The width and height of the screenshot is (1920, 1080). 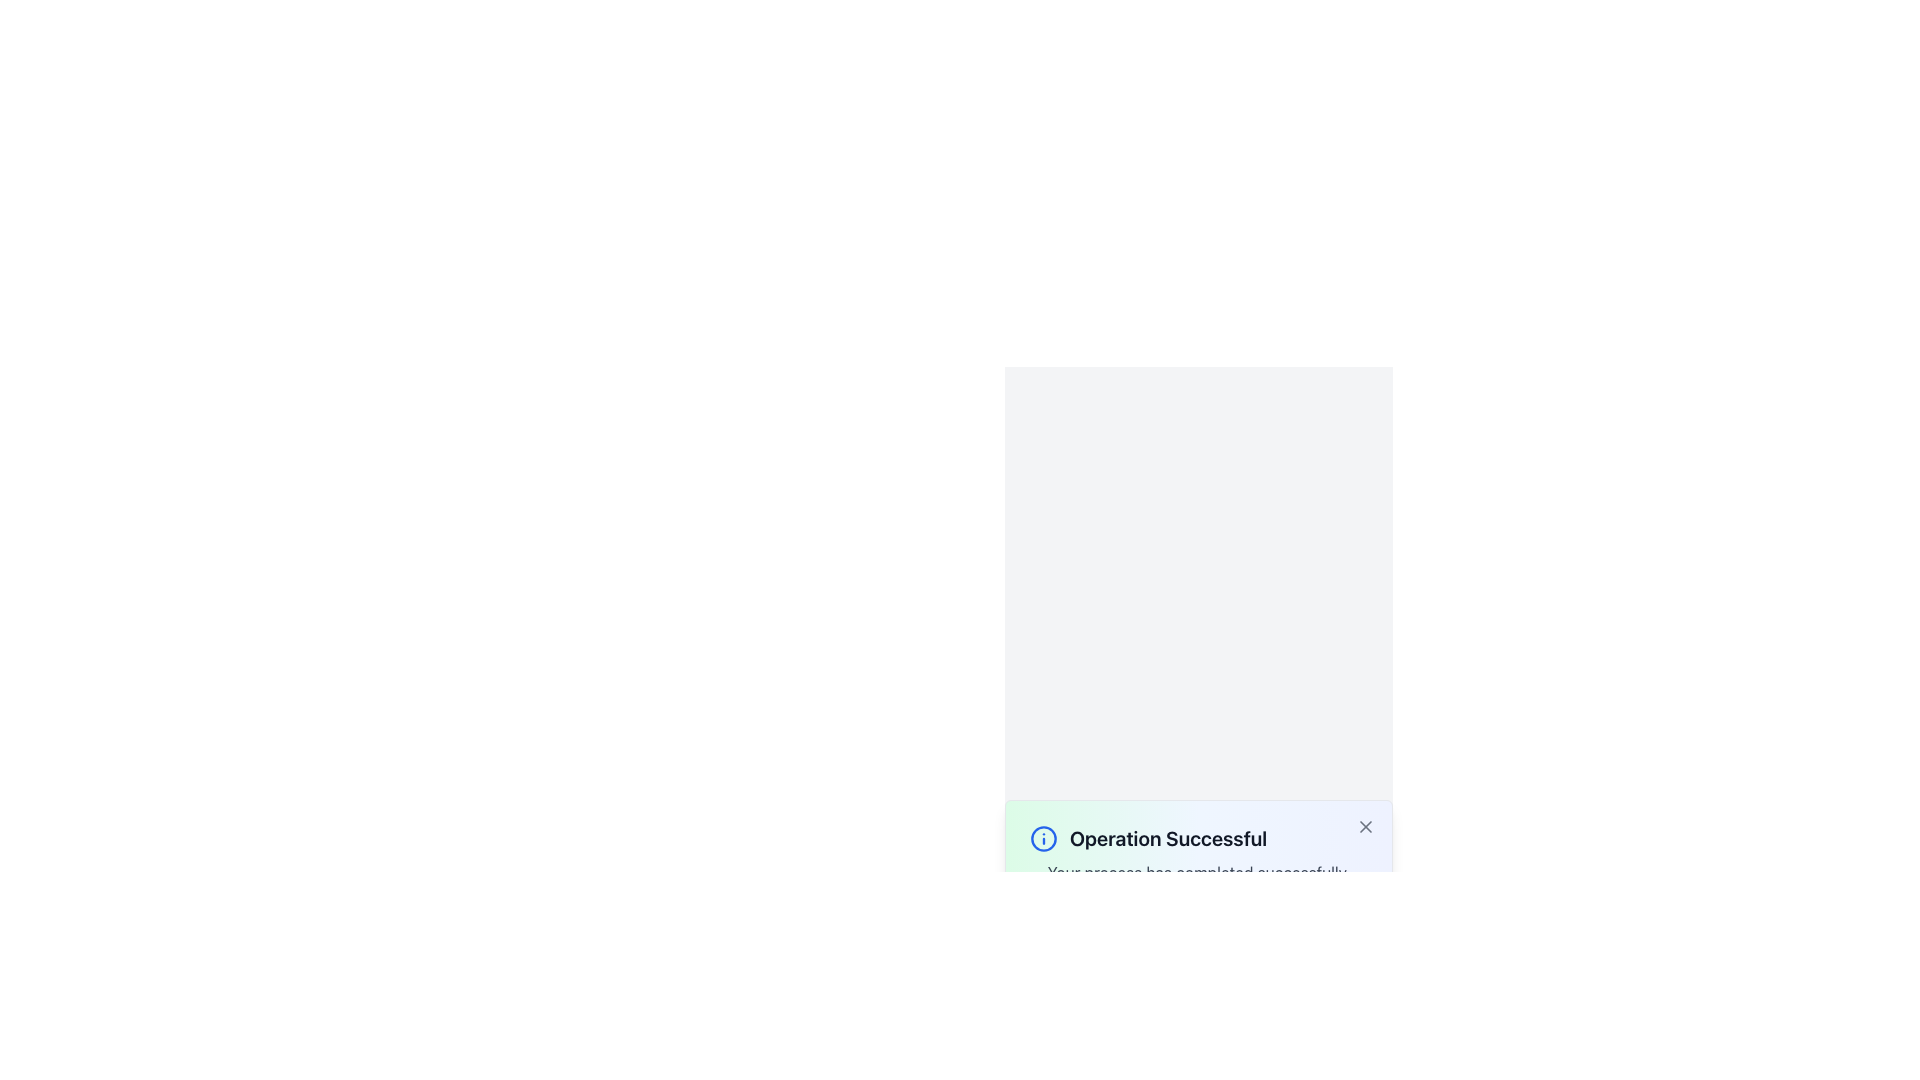 What do you see at coordinates (1365, 826) in the screenshot?
I see `the small close button represented by an 'X' icon at the top-right corner of the notification card` at bounding box center [1365, 826].